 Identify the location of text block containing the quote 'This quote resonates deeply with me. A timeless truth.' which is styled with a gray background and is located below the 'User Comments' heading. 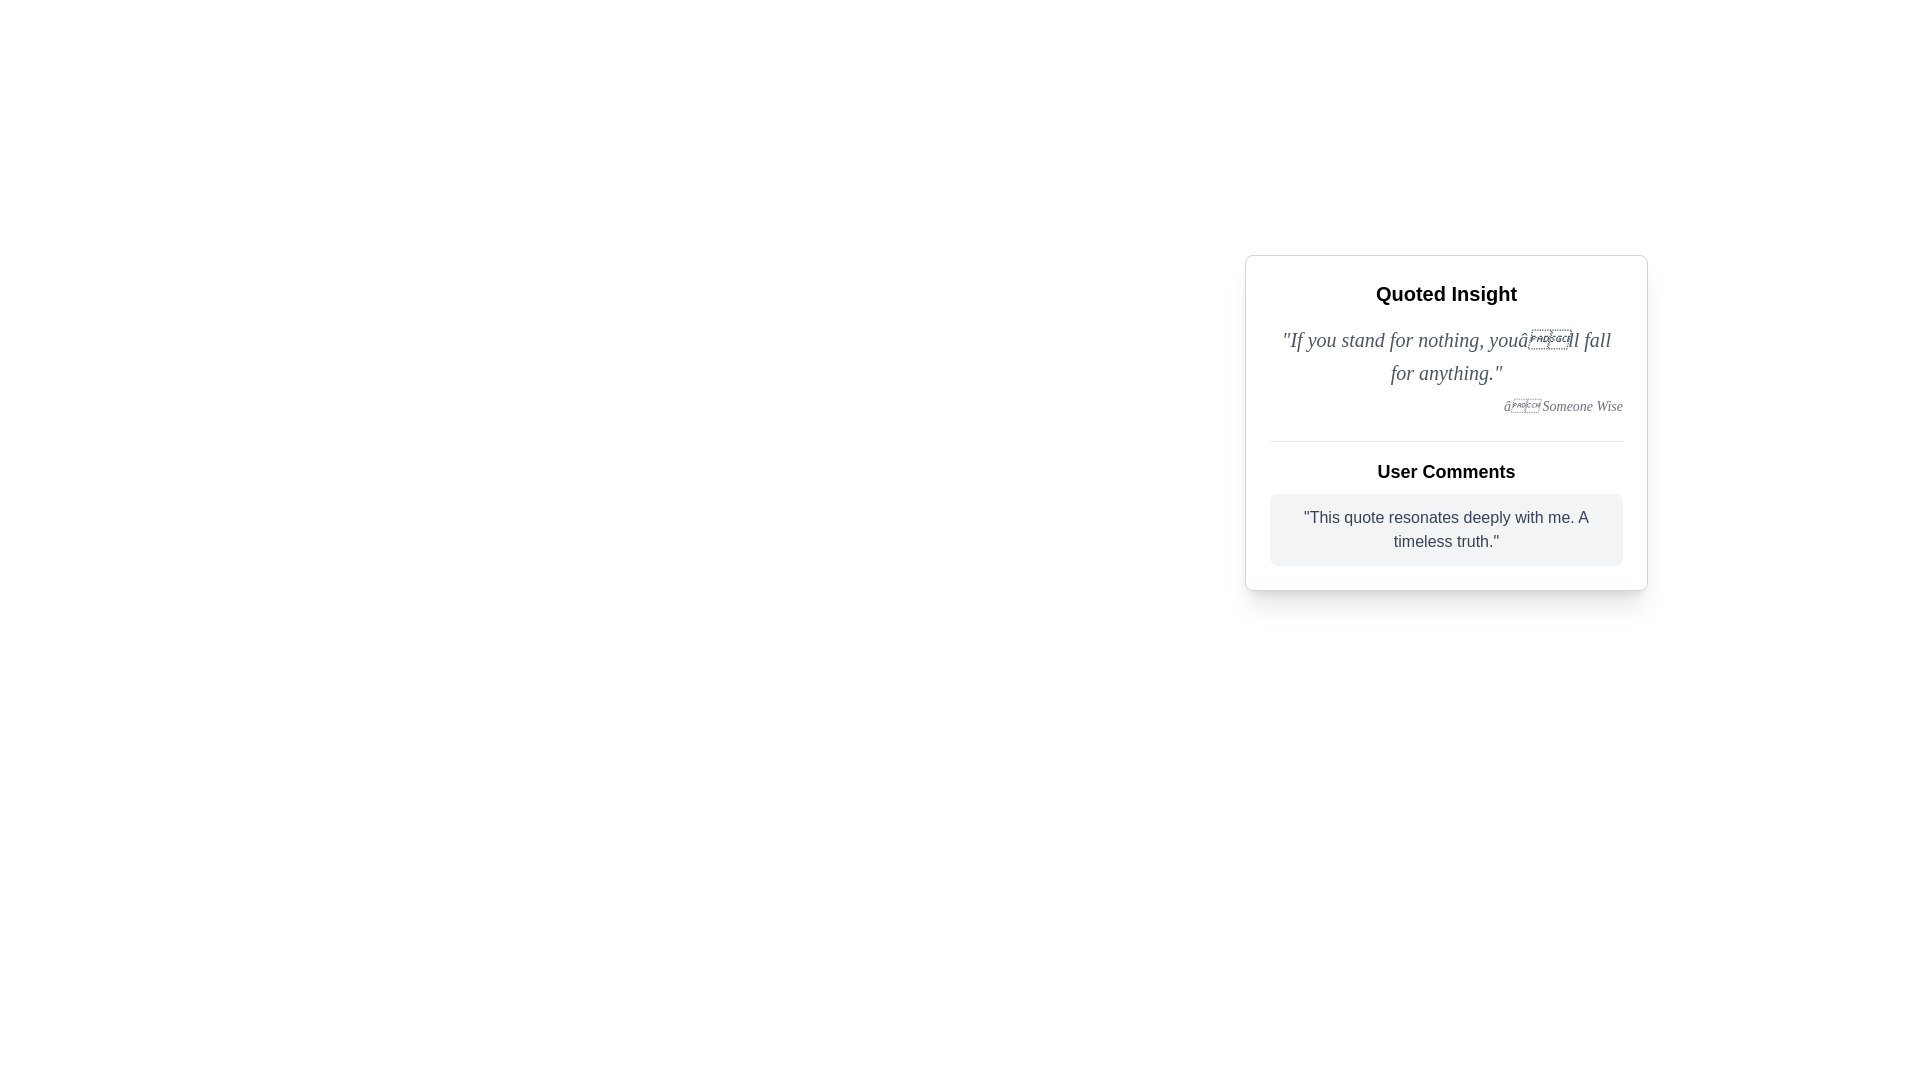
(1446, 528).